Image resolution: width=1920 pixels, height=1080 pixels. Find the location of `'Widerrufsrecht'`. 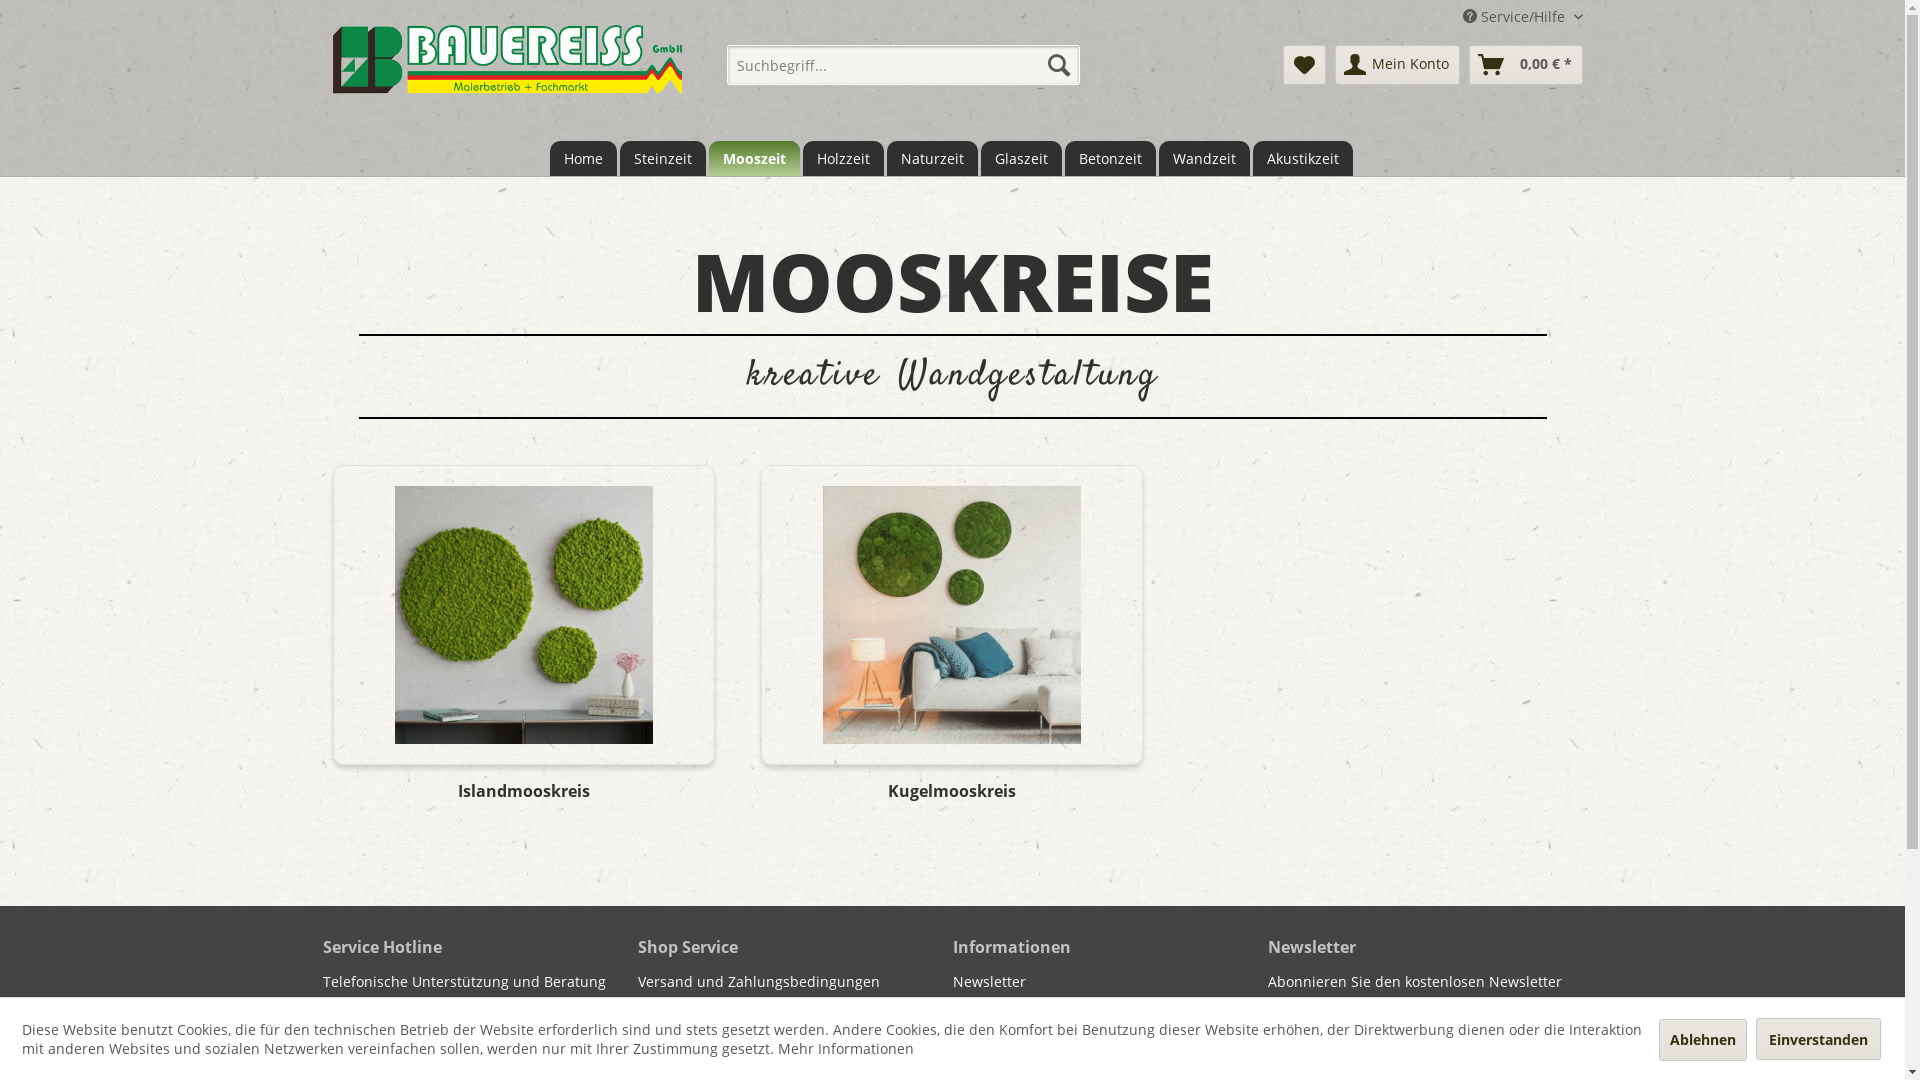

'Widerrufsrecht' is located at coordinates (637, 1029).